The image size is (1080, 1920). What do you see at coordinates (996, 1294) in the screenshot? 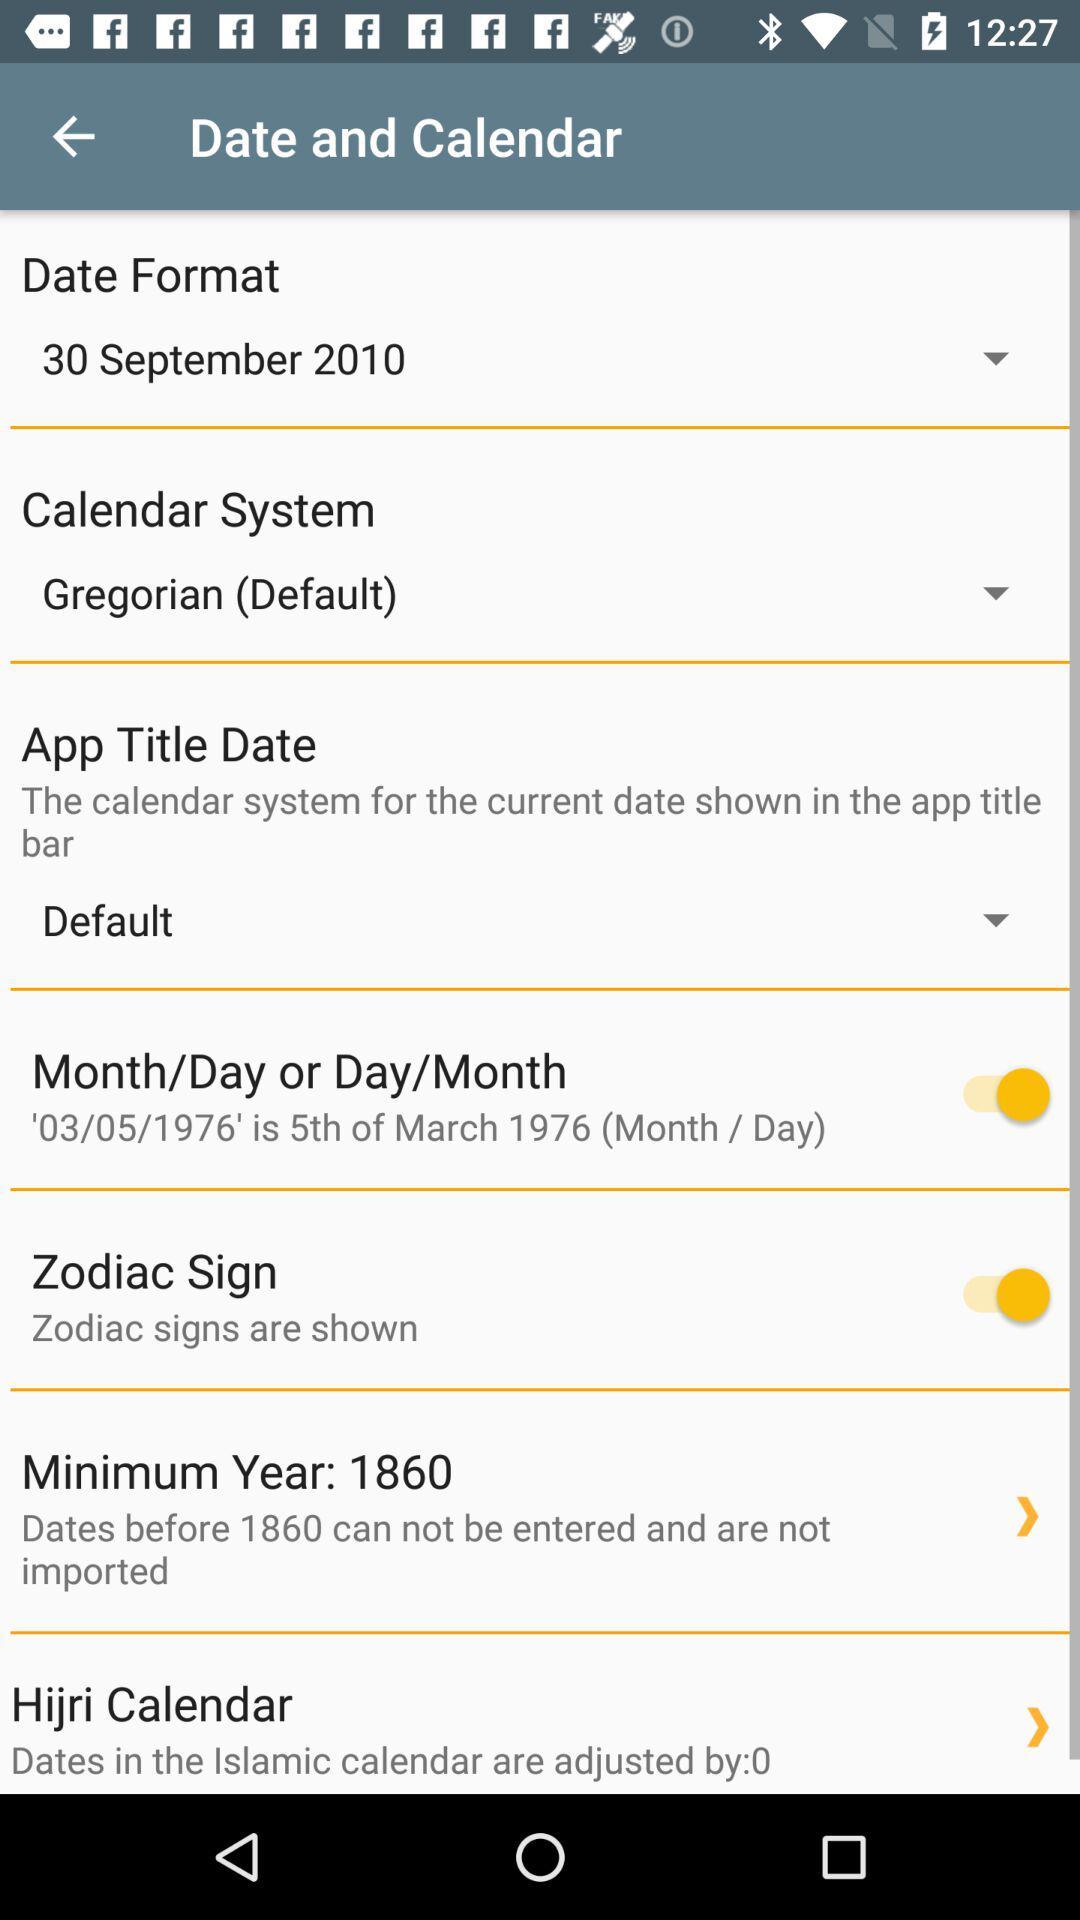
I see `autoplay option` at bounding box center [996, 1294].